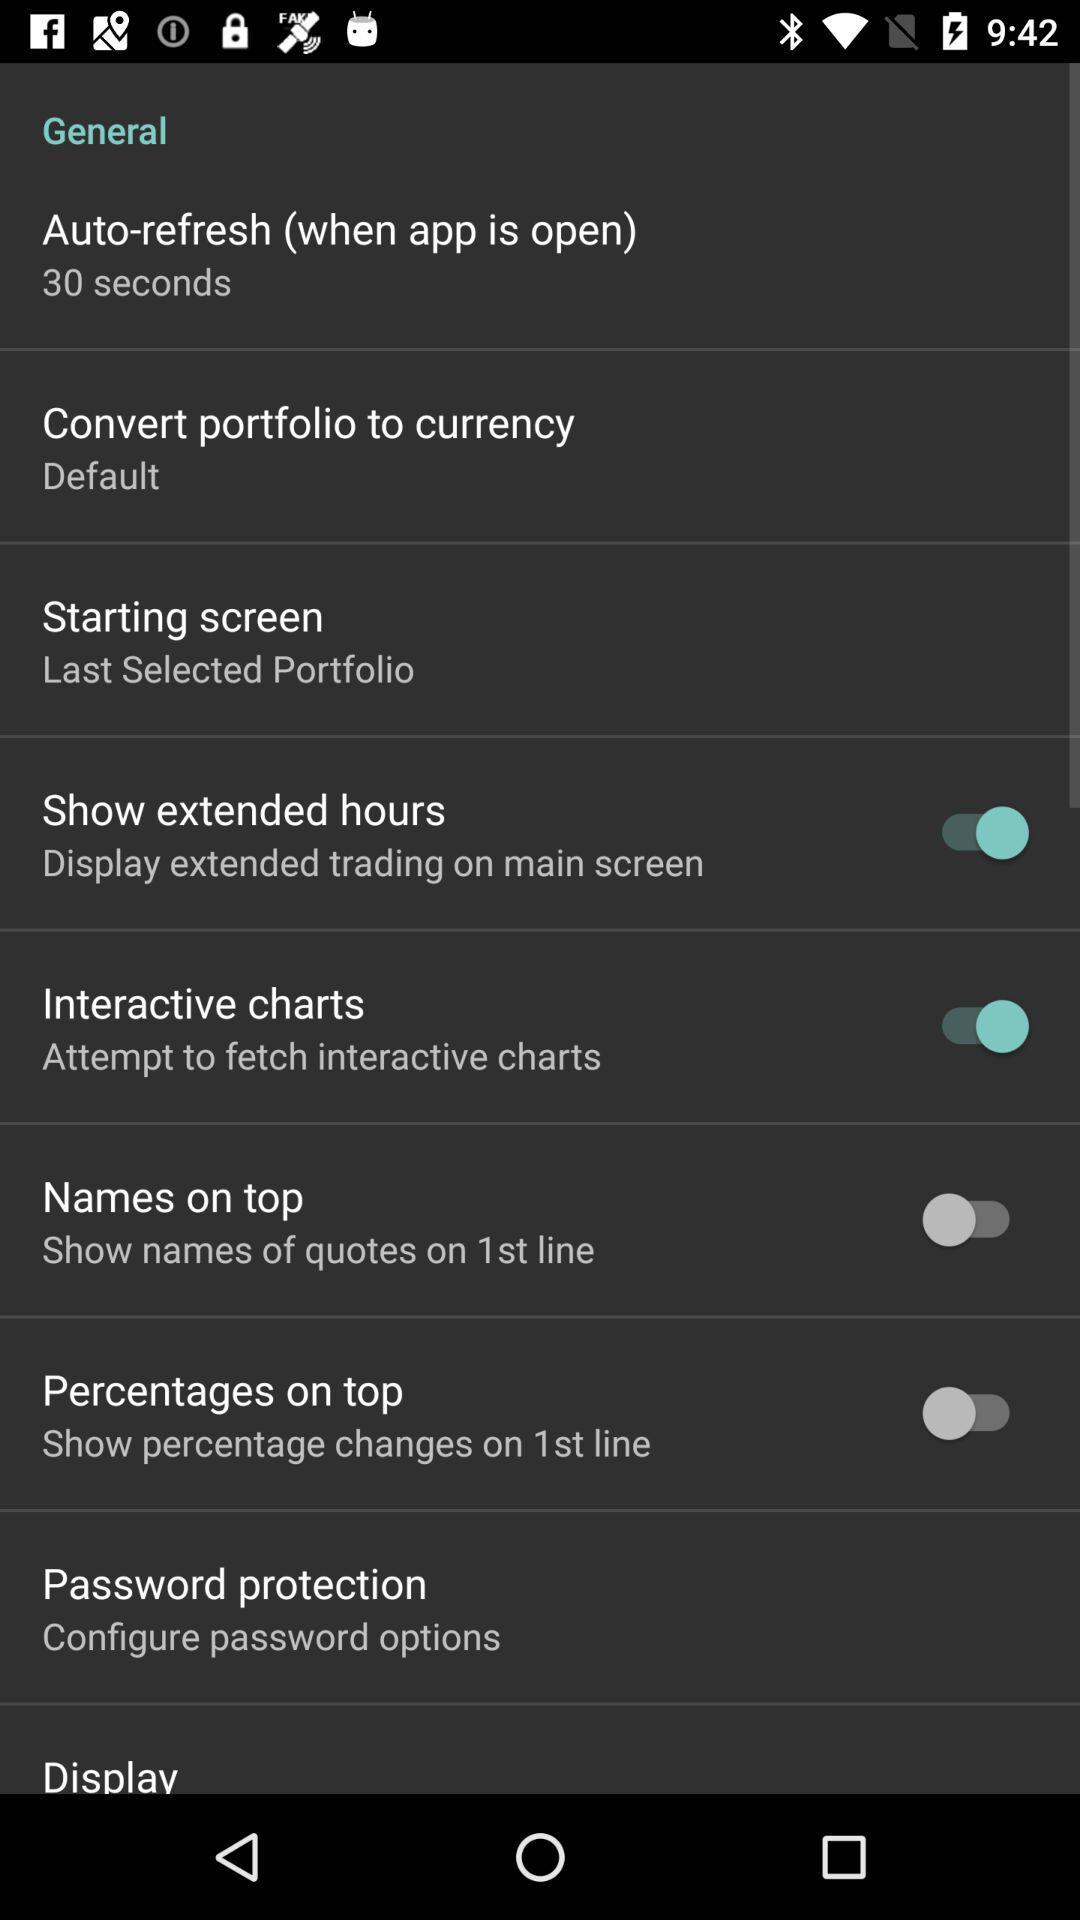 This screenshot has height=1920, width=1080. What do you see at coordinates (182, 613) in the screenshot?
I see `starting screen item` at bounding box center [182, 613].